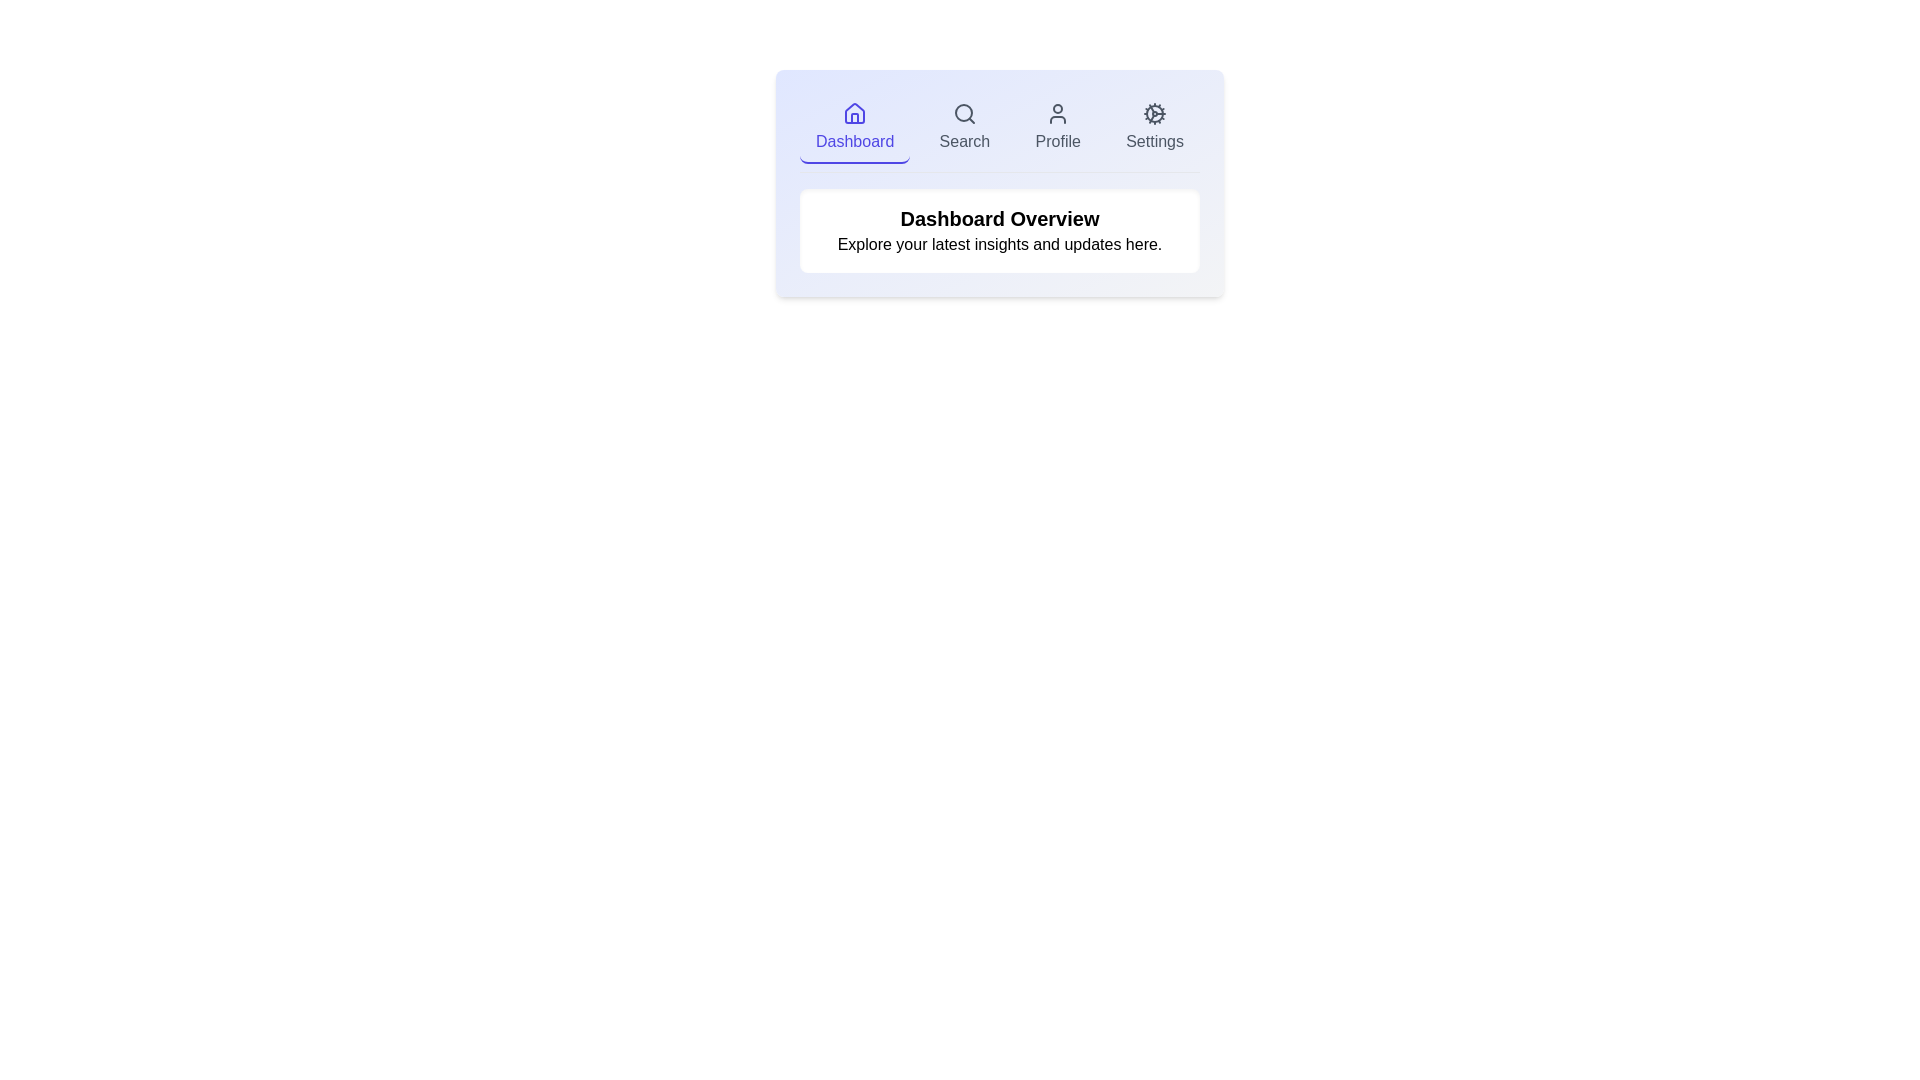 The image size is (1920, 1080). What do you see at coordinates (999, 244) in the screenshot?
I see `the Text Label that contains the string 'Explore your latest insights and updates here.' positioned centrally beneath the 'Dashboard Overview' title` at bounding box center [999, 244].